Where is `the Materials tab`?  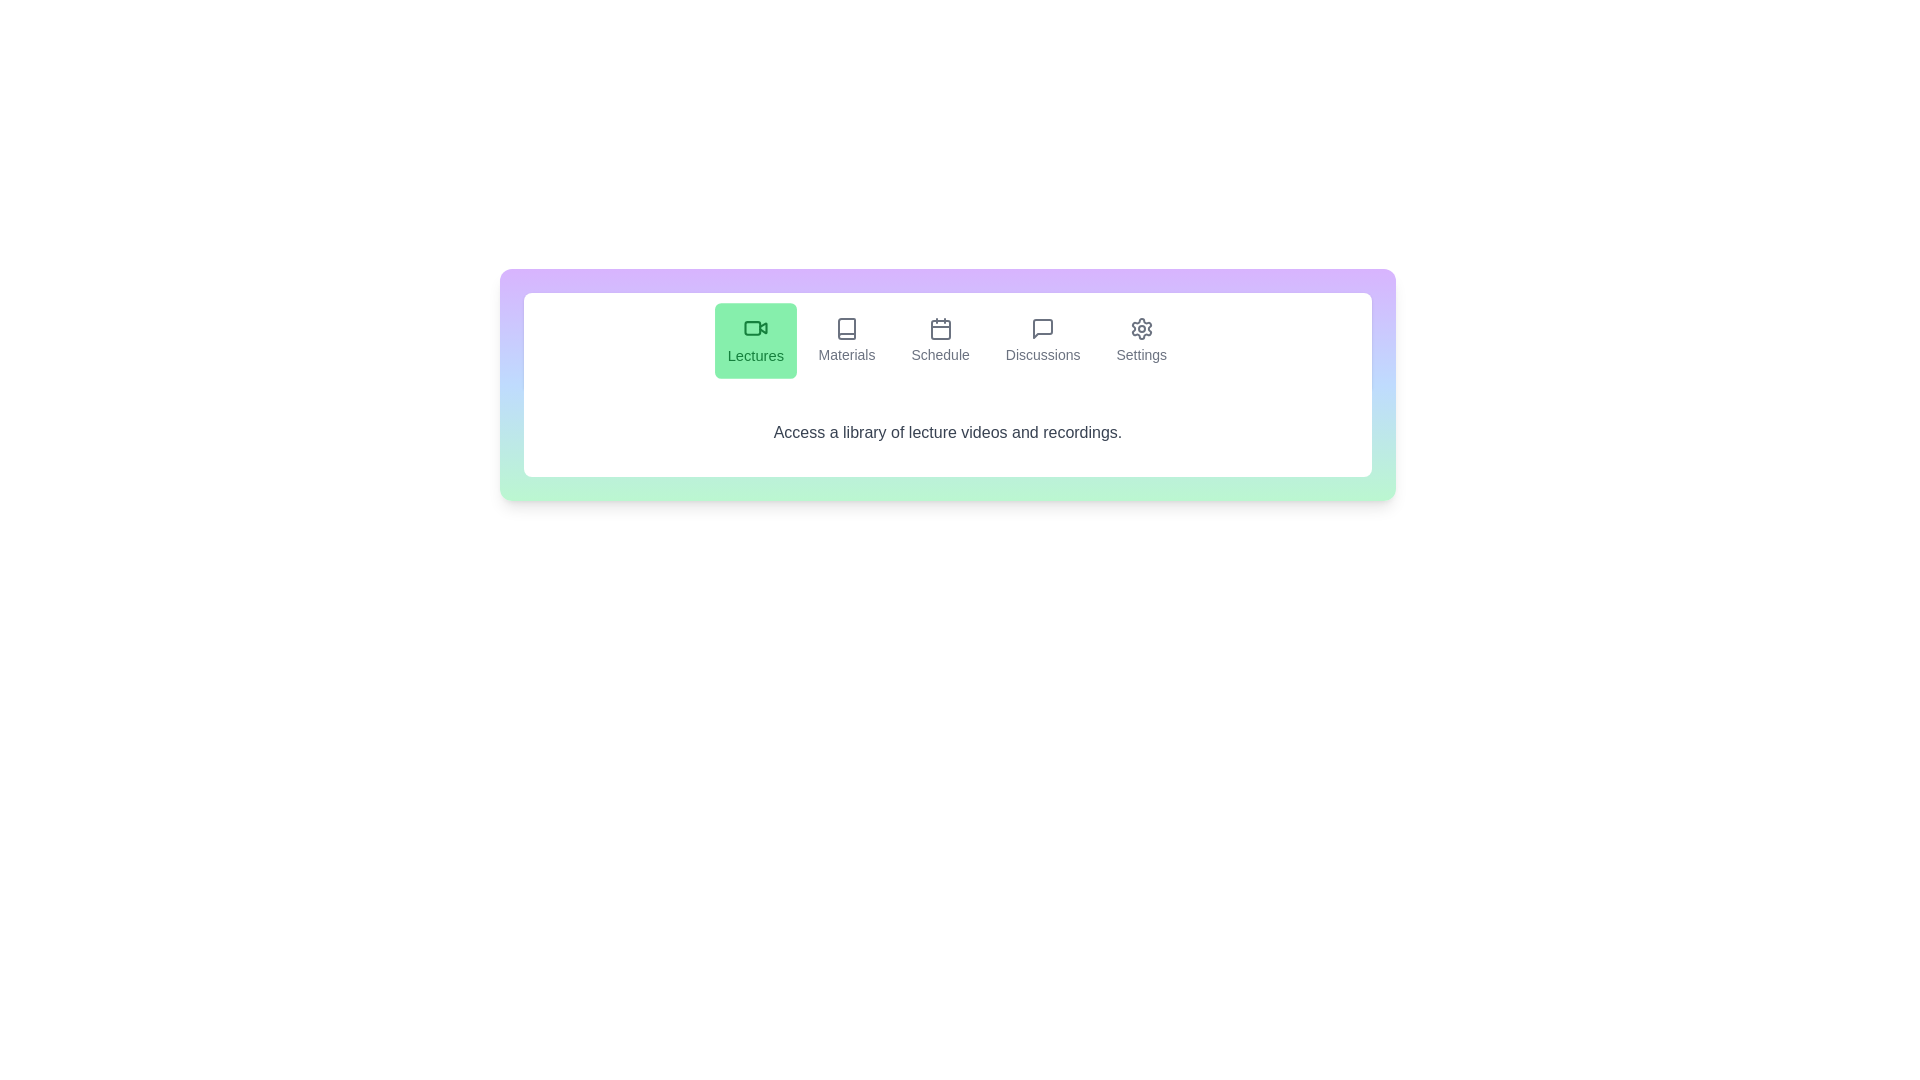 the Materials tab is located at coordinates (847, 339).